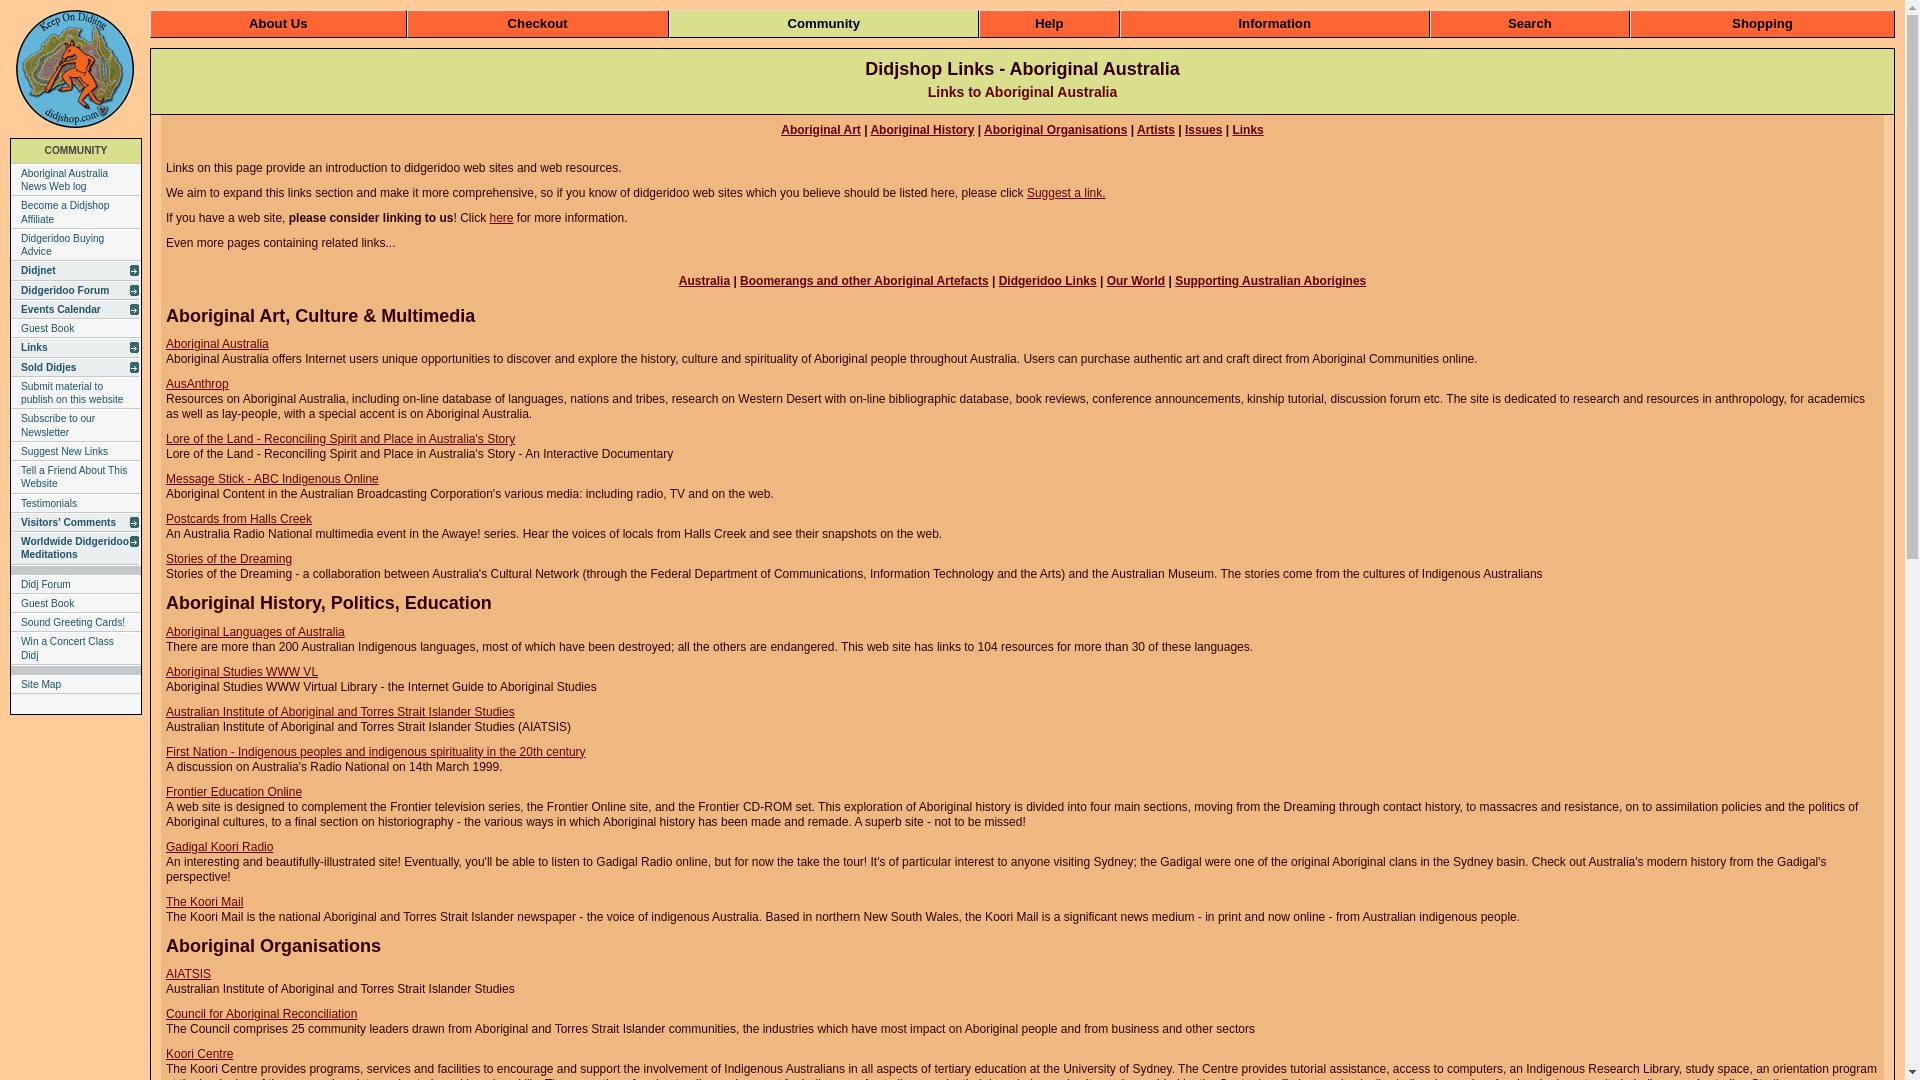 This screenshot has width=1920, height=1080. I want to click on 'Information', so click(1237, 23).